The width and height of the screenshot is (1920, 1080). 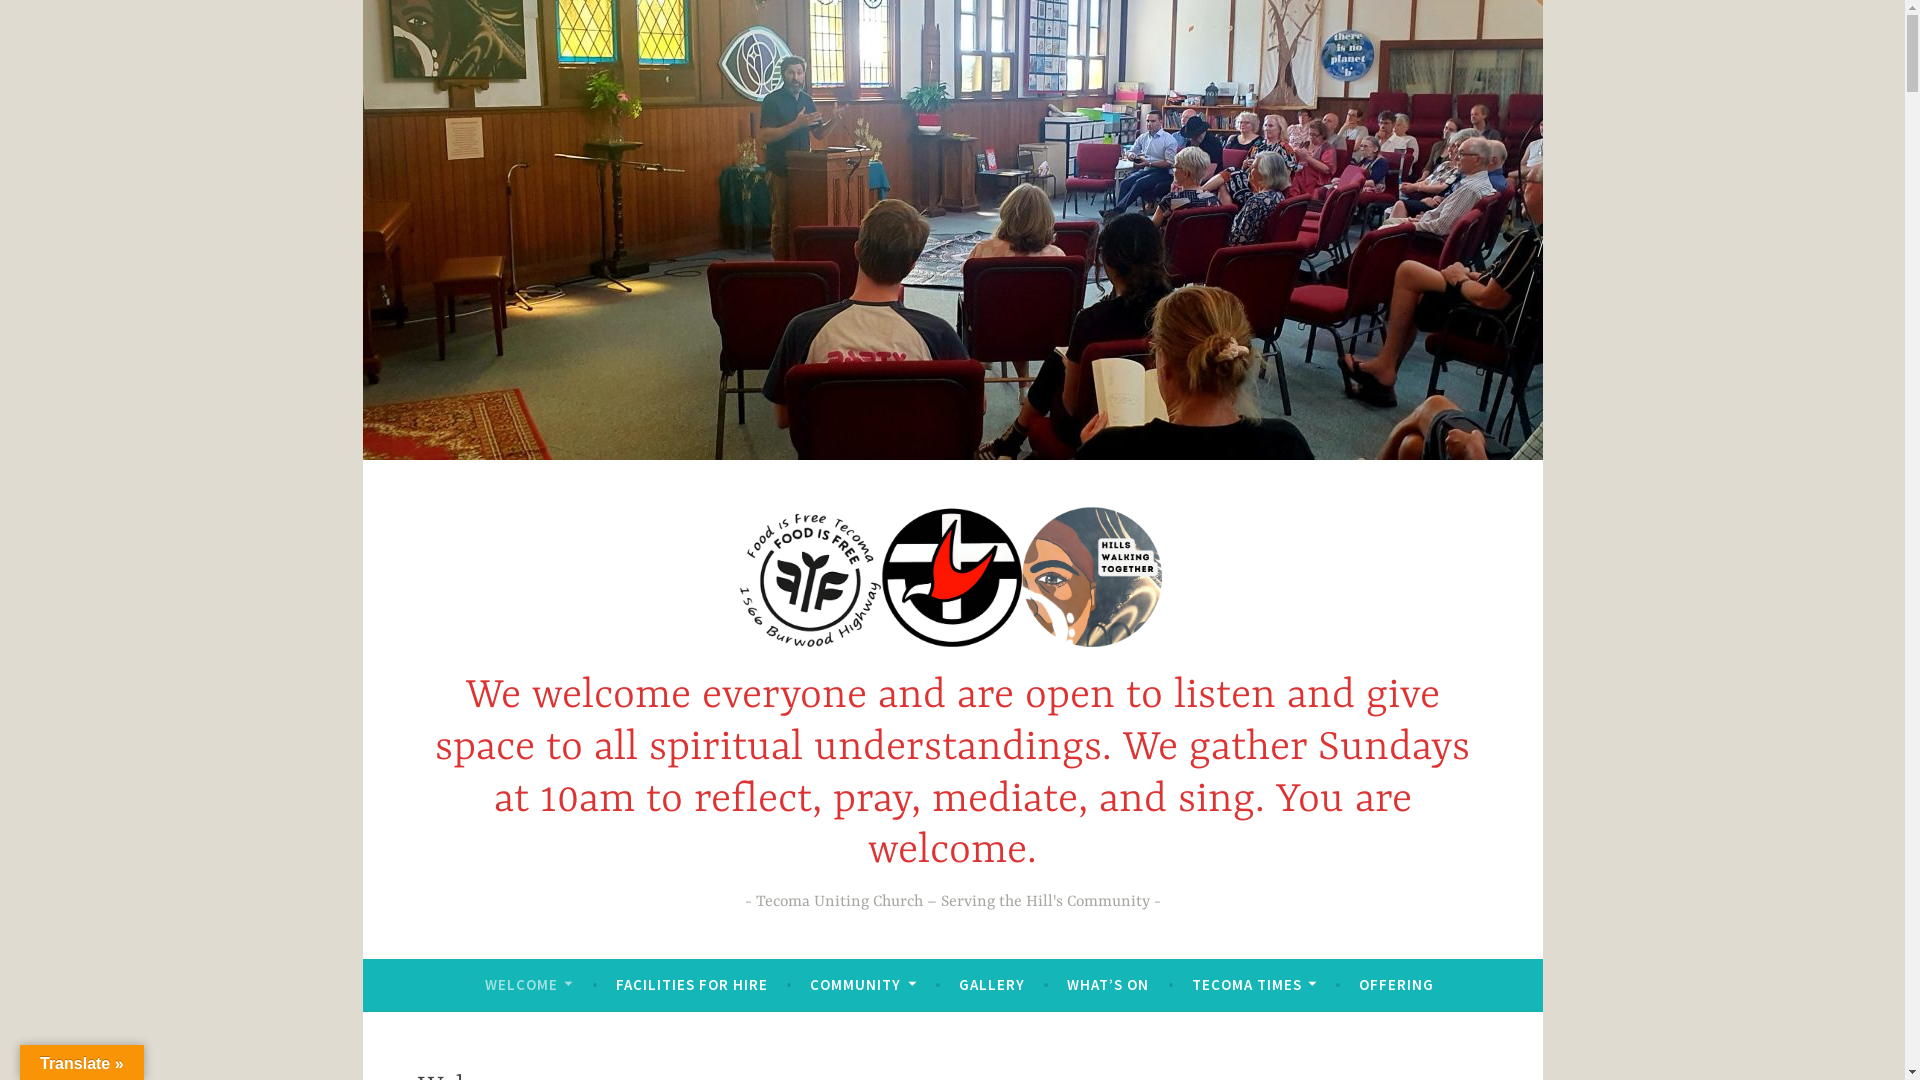 I want to click on 'OFFERING', so click(x=1395, y=983).